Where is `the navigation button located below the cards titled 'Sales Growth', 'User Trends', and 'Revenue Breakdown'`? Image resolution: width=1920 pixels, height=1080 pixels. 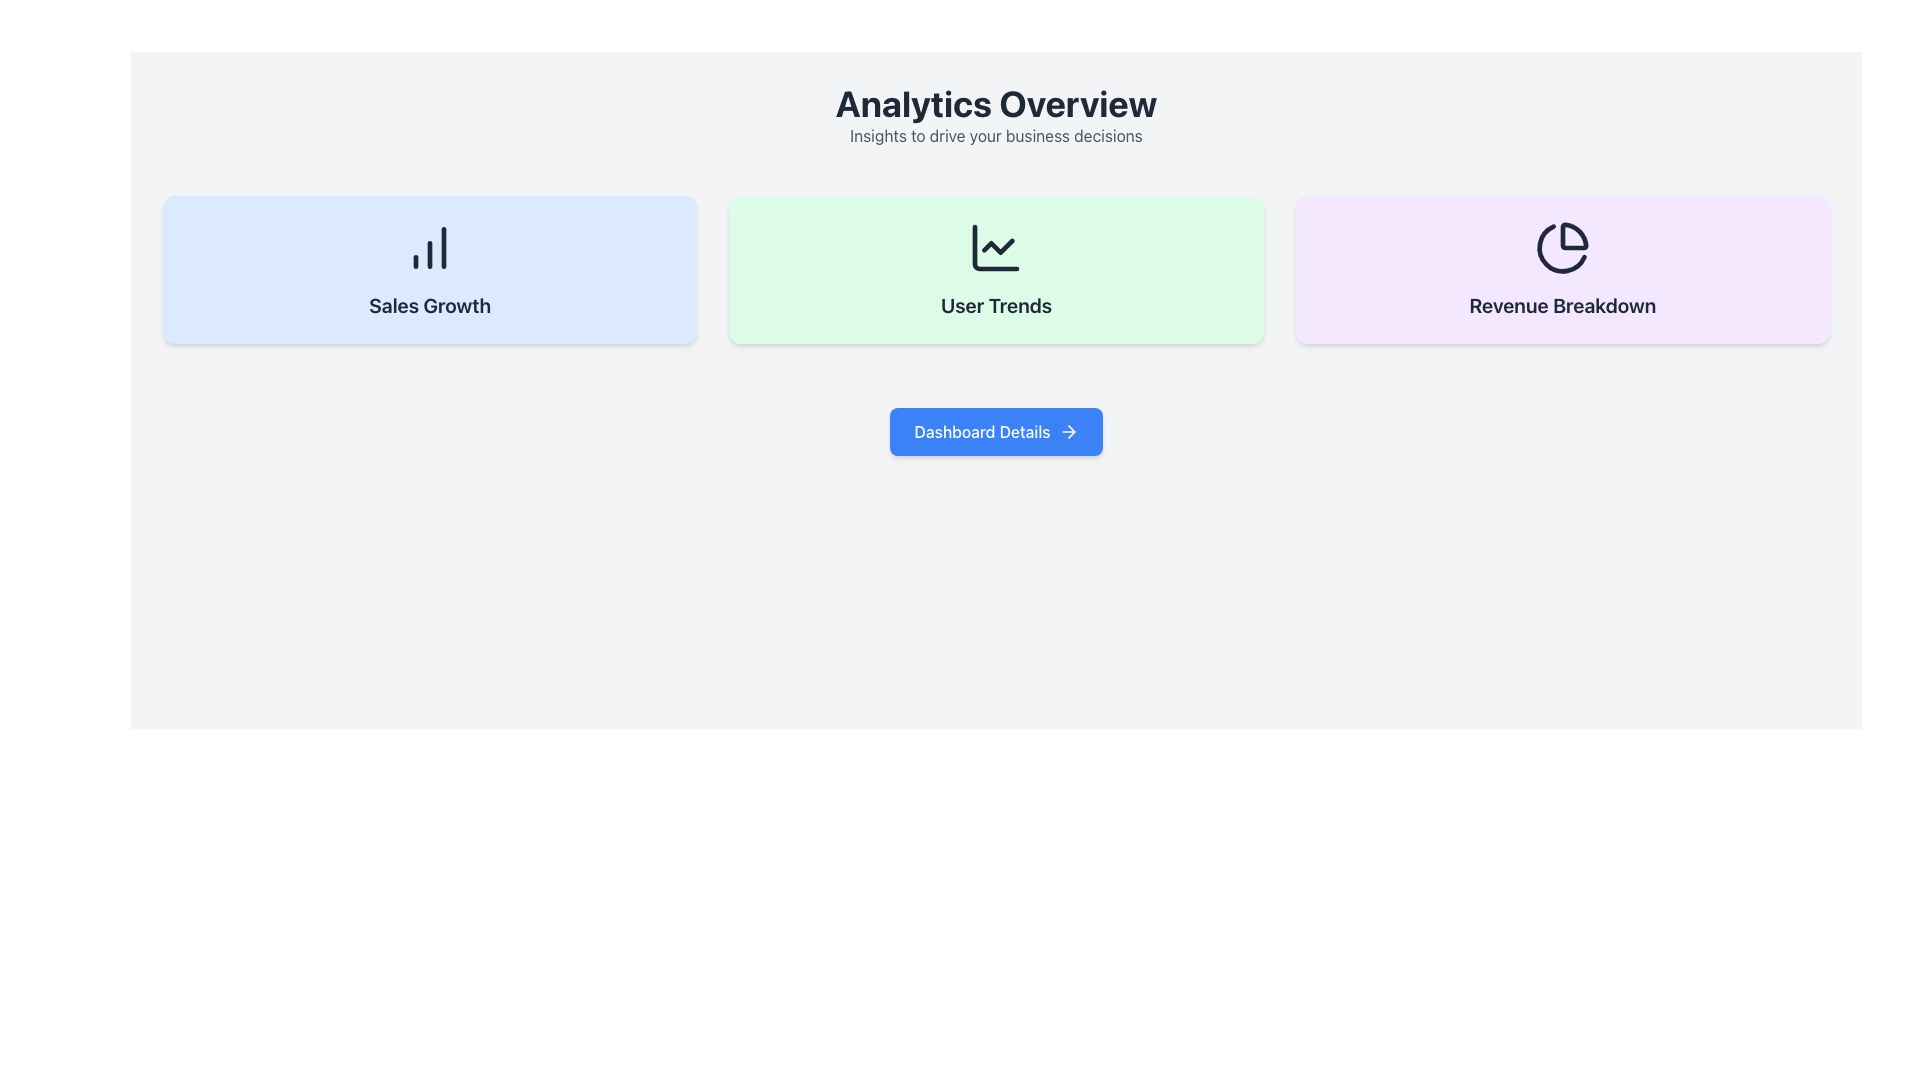
the navigation button located below the cards titled 'Sales Growth', 'User Trends', and 'Revenue Breakdown' is located at coordinates (996, 431).